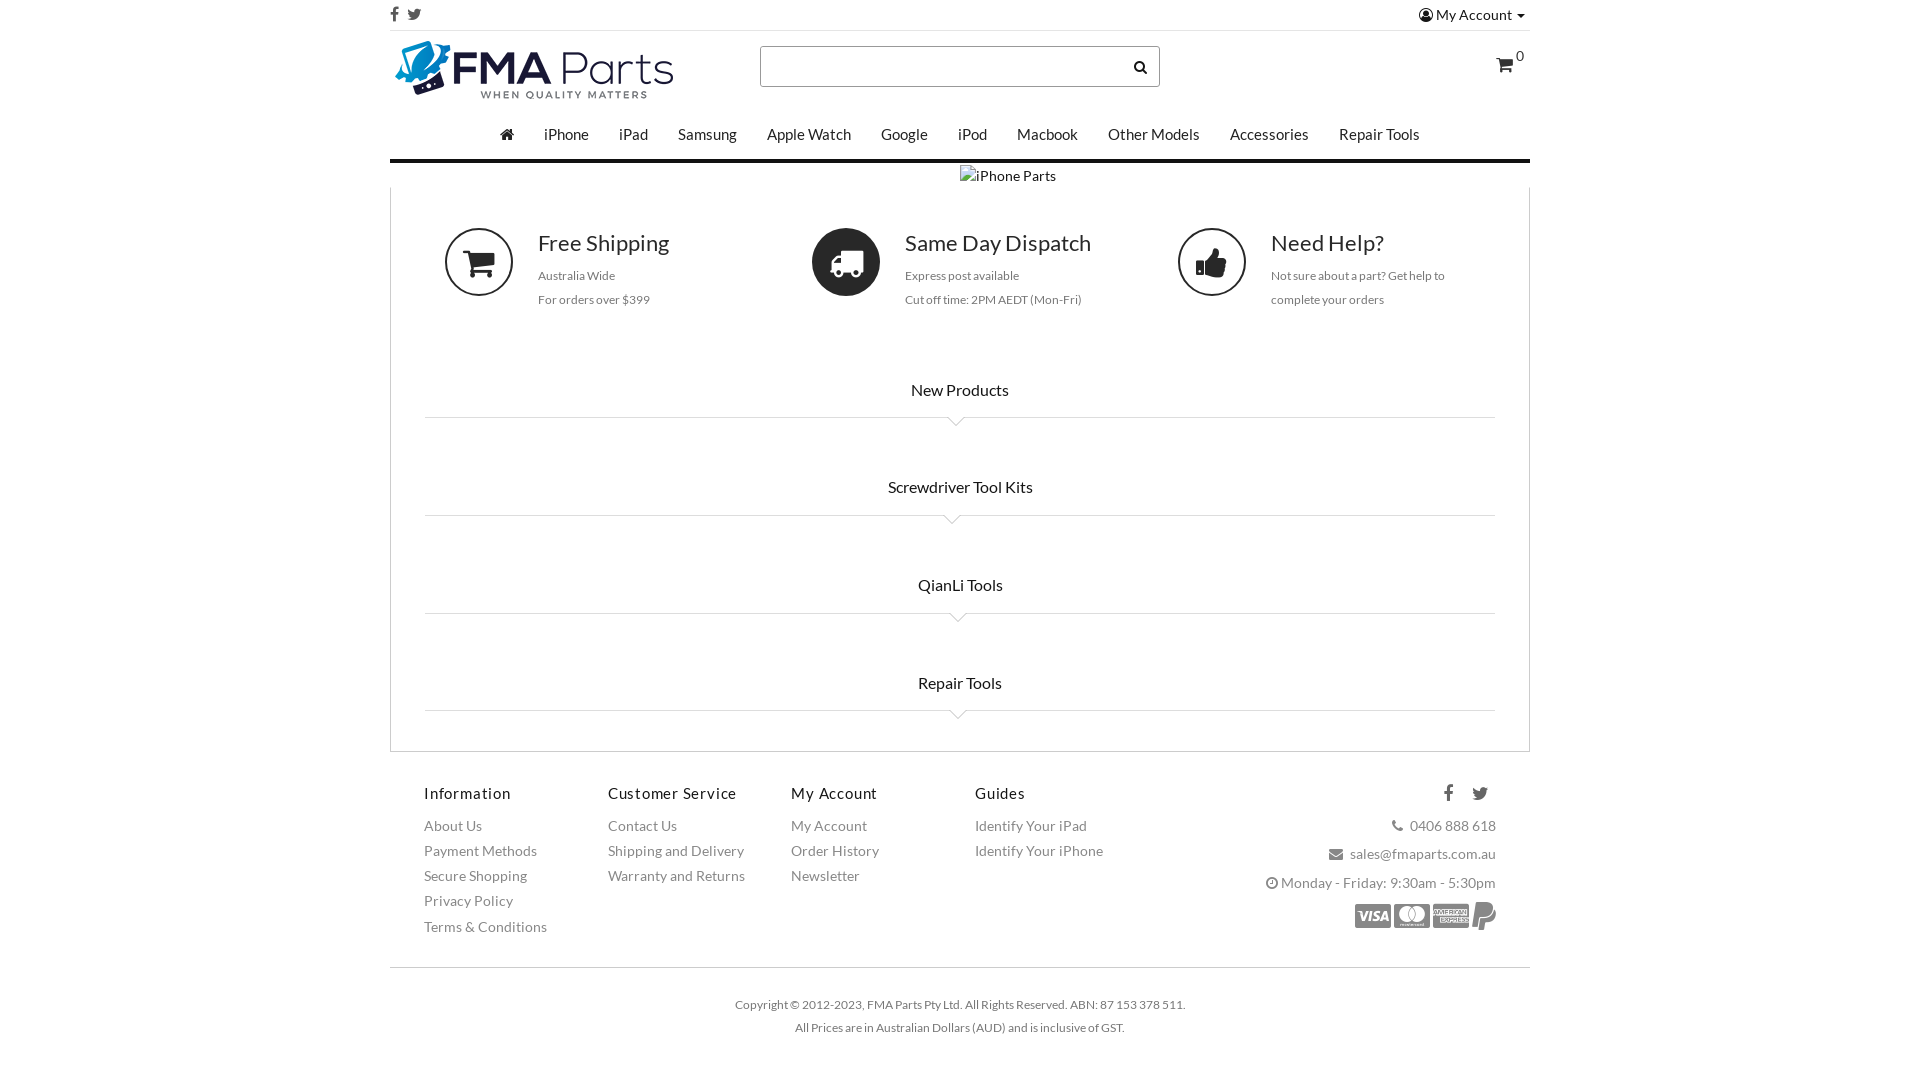 The height and width of the screenshot is (1080, 1920). Describe the element at coordinates (829, 825) in the screenshot. I see `'My Account'` at that location.